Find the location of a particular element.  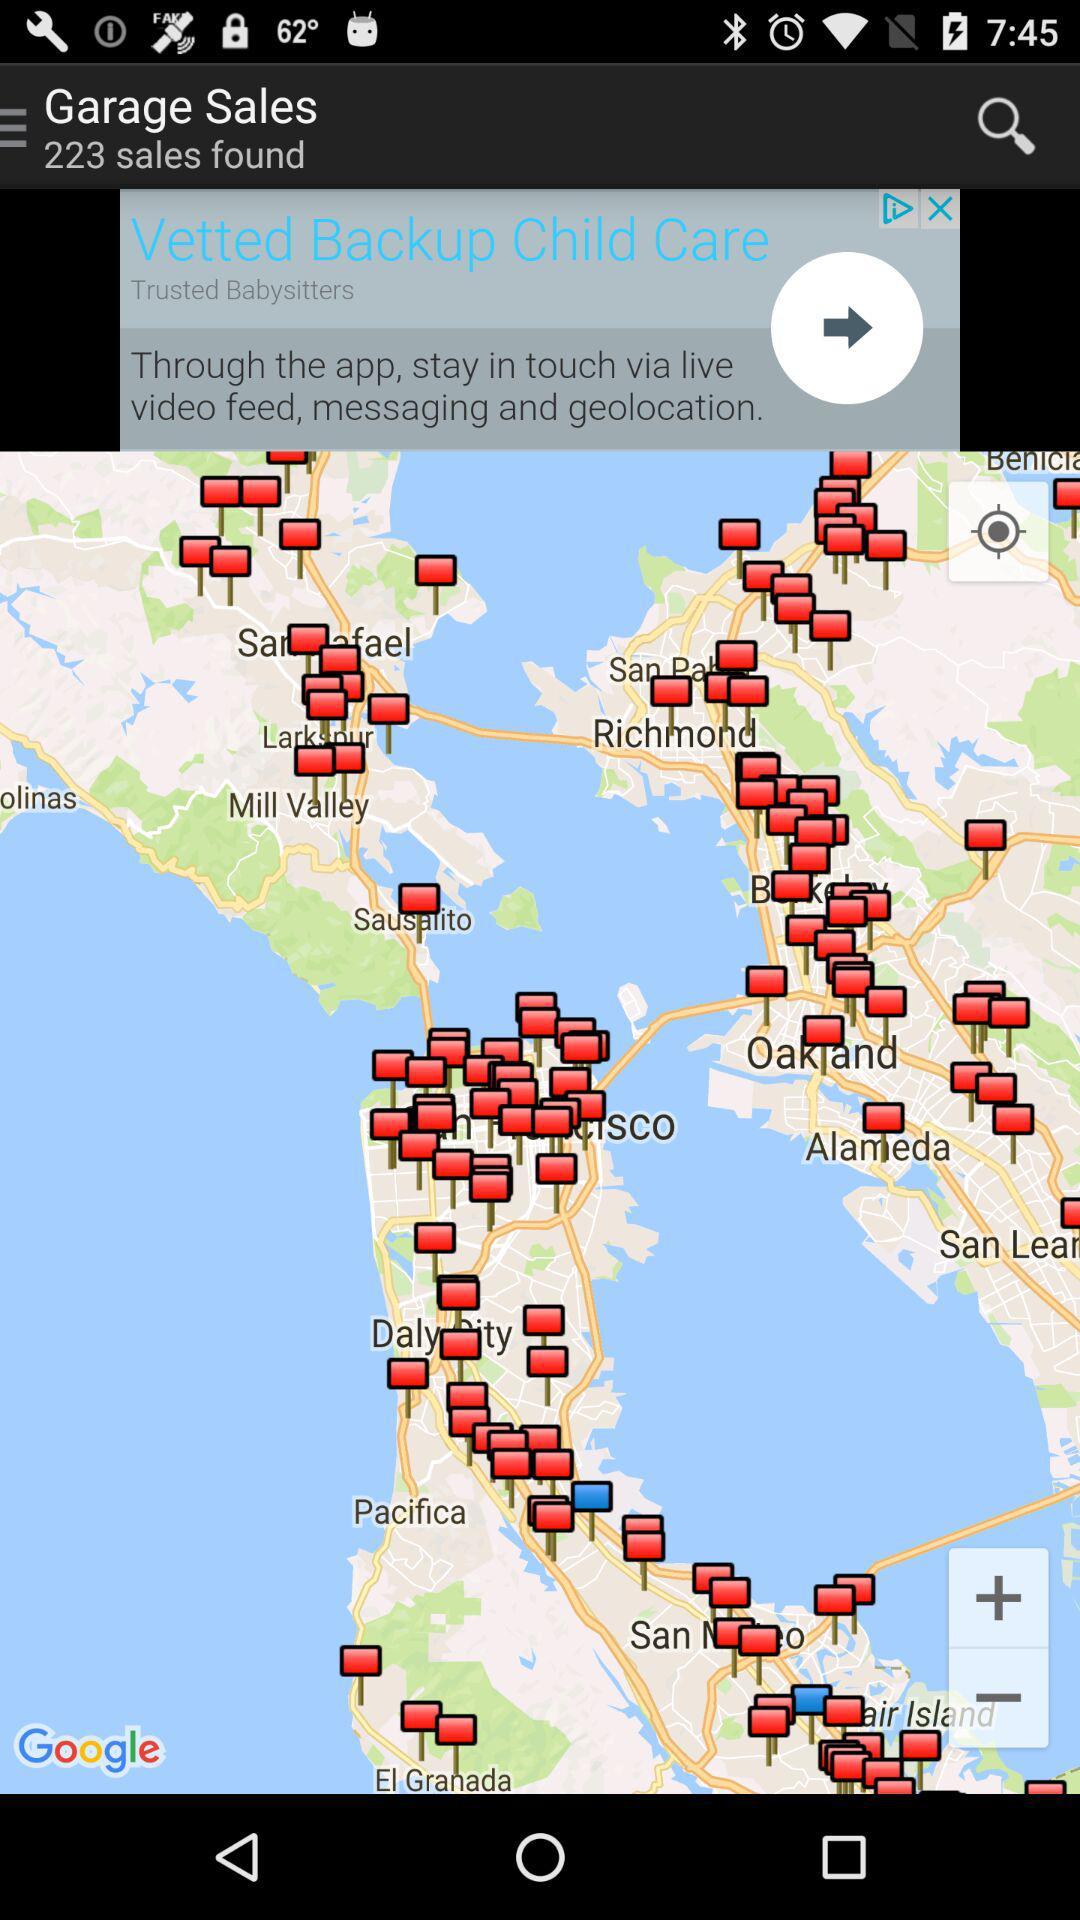

click the advertisement is located at coordinates (540, 320).